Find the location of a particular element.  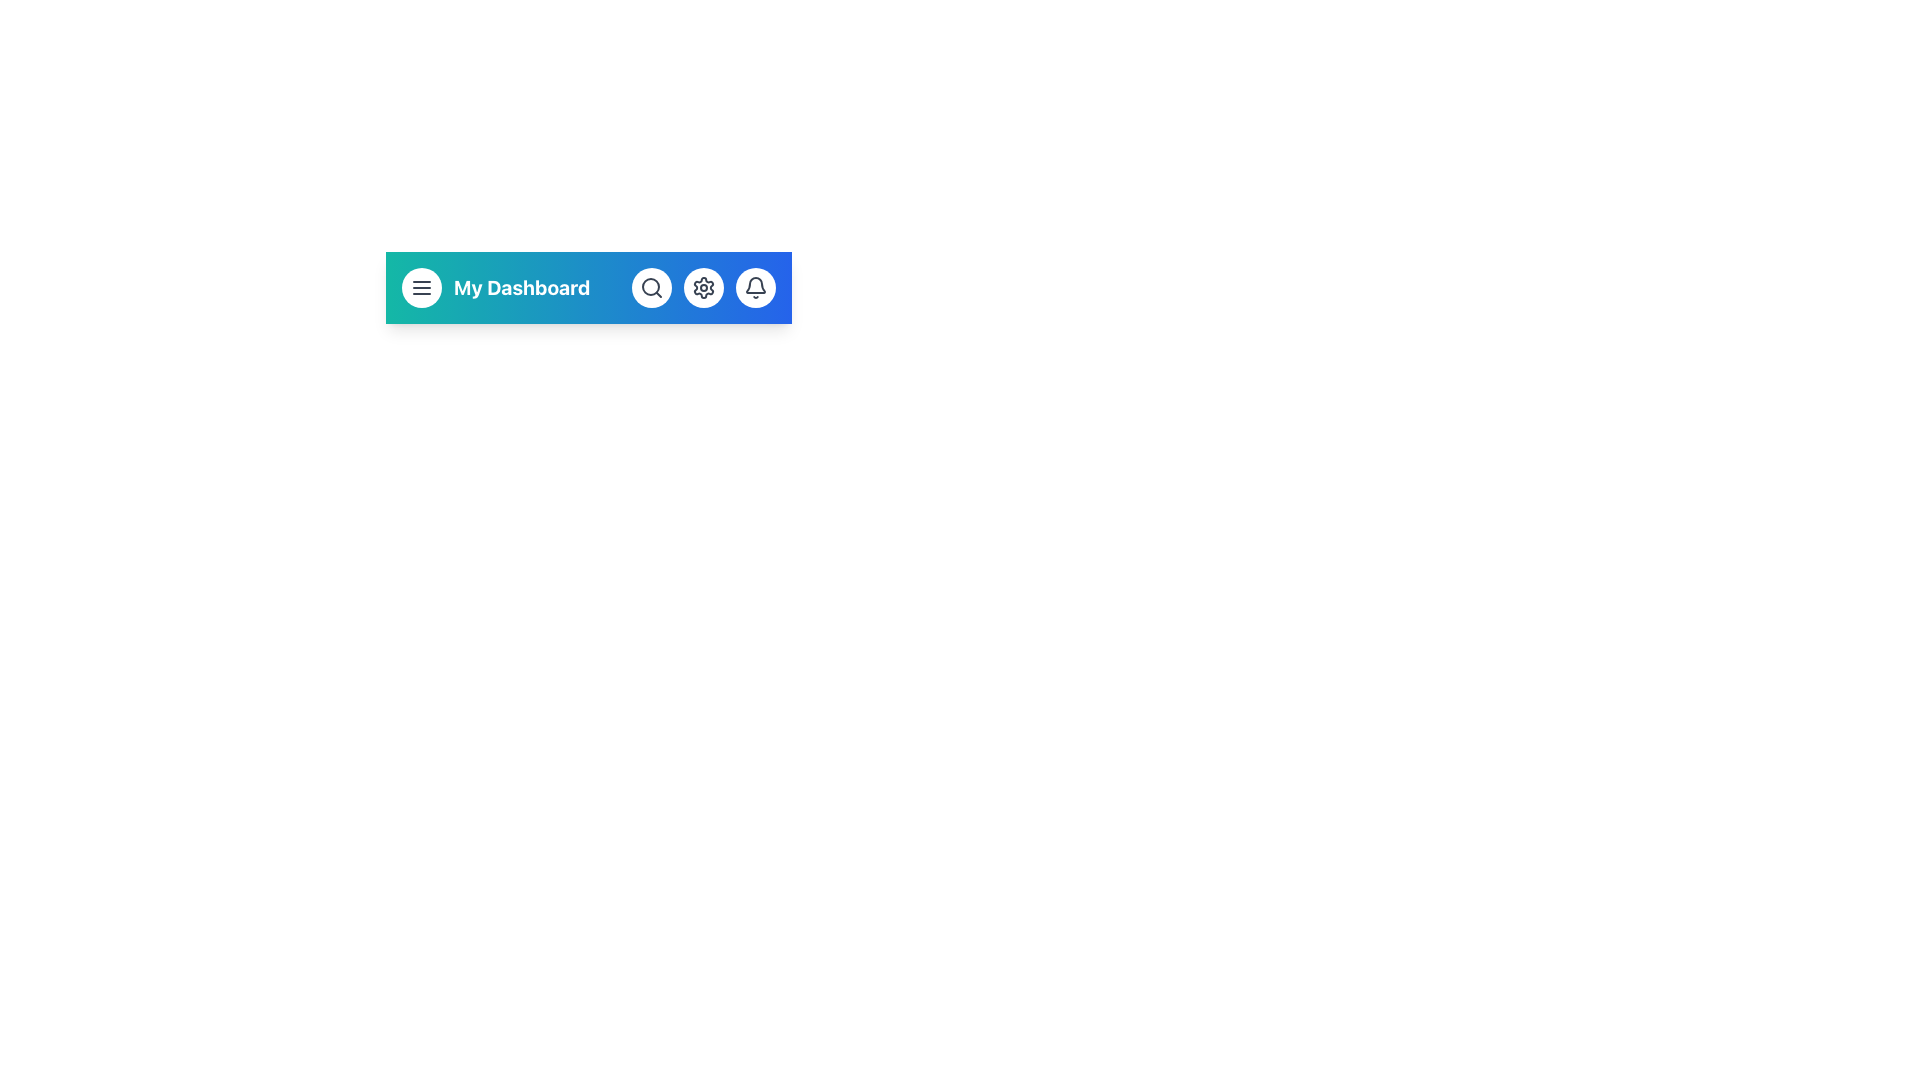

the second circular icon button in the toolbar, which is positioned between the magnifying glass icon and the bell icon is located at coordinates (704, 288).